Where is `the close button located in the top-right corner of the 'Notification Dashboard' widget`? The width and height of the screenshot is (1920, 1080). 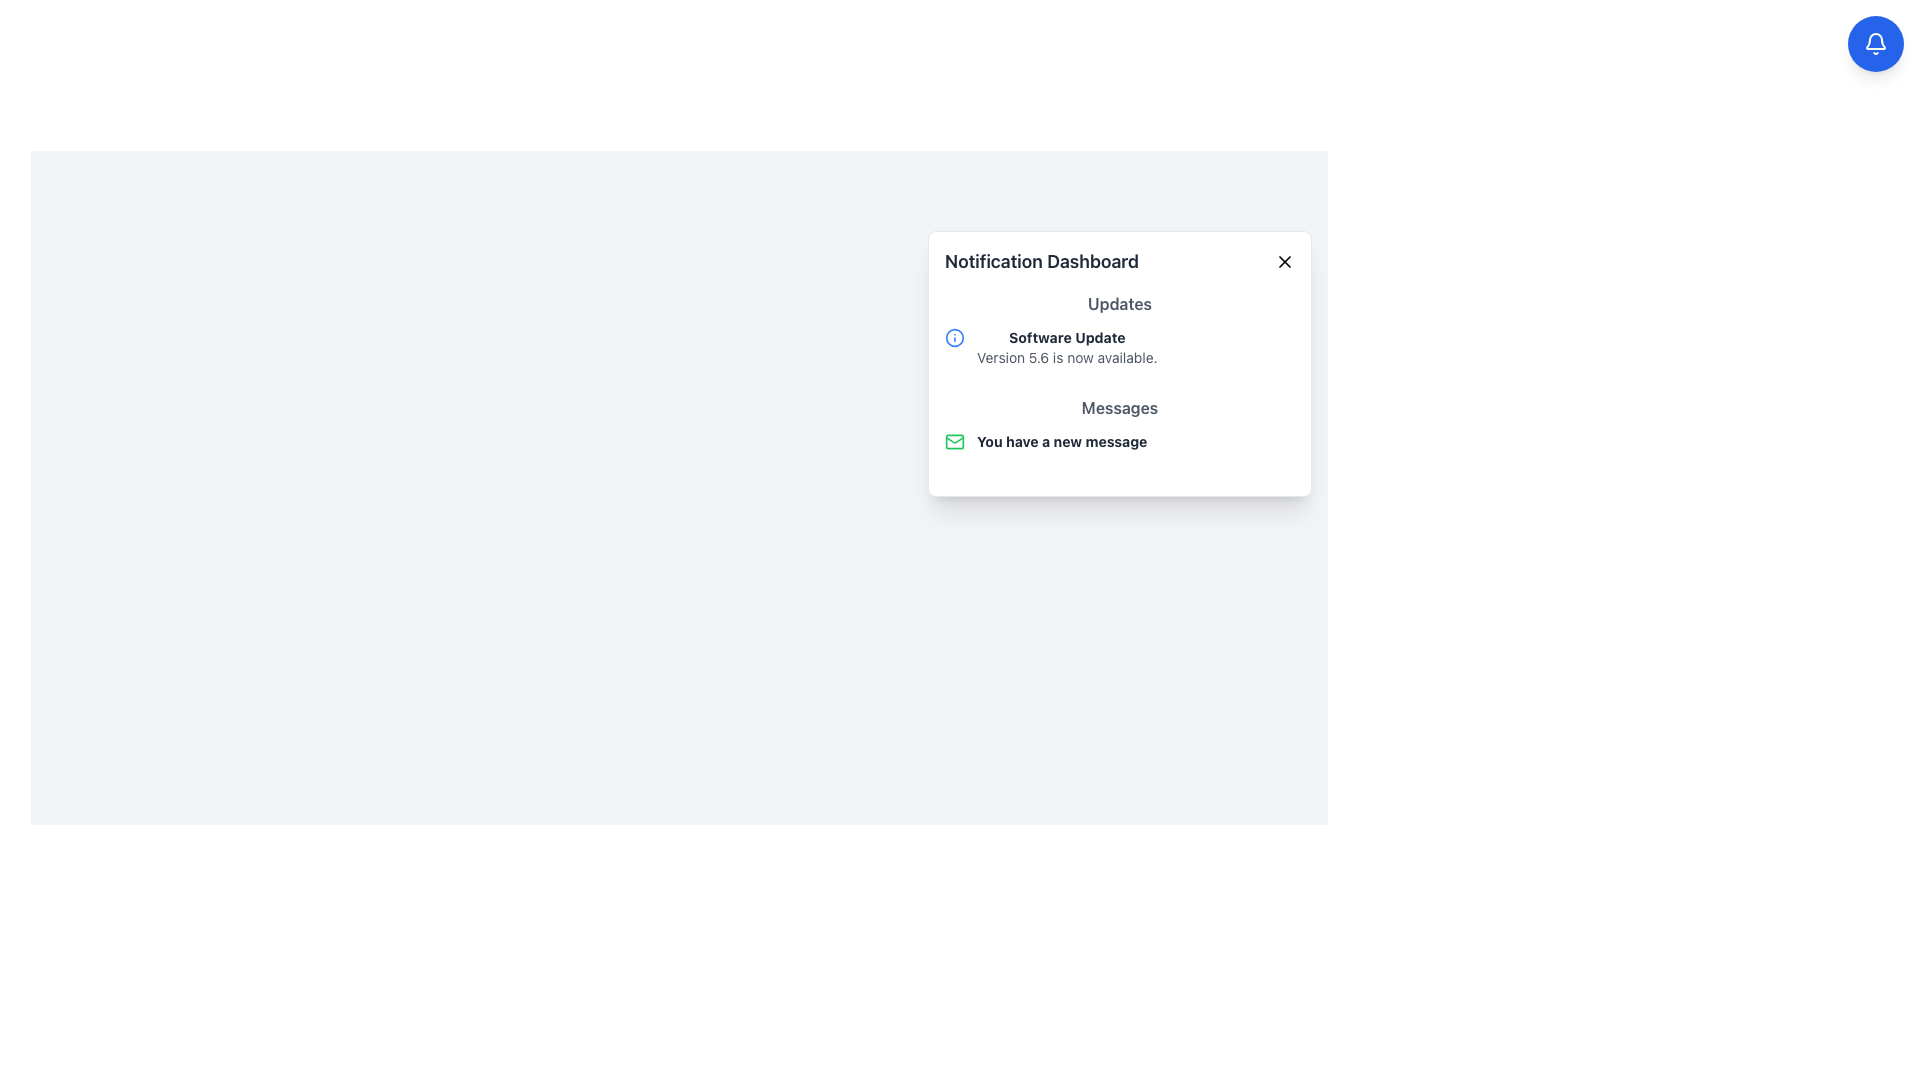
the close button located in the top-right corner of the 'Notification Dashboard' widget is located at coordinates (1285, 261).